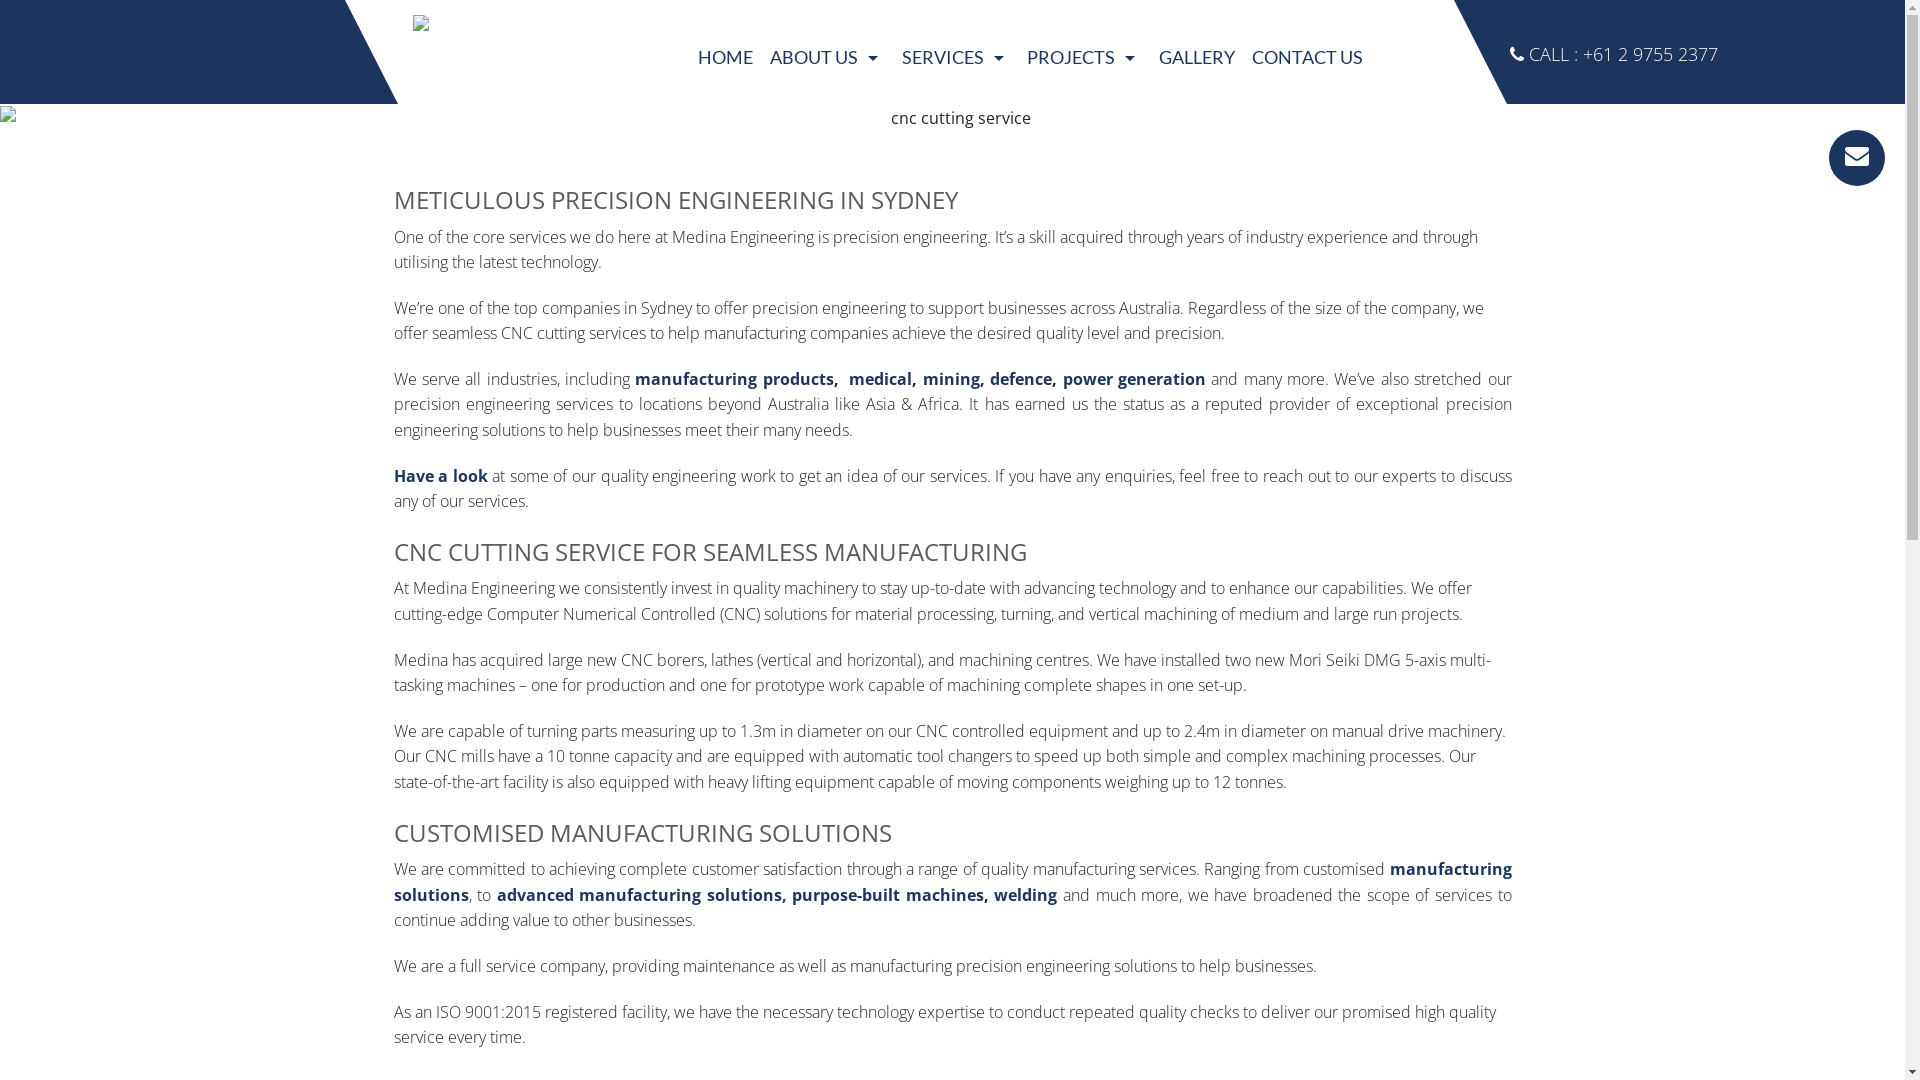  What do you see at coordinates (954, 56) in the screenshot?
I see `'SERVICES'` at bounding box center [954, 56].